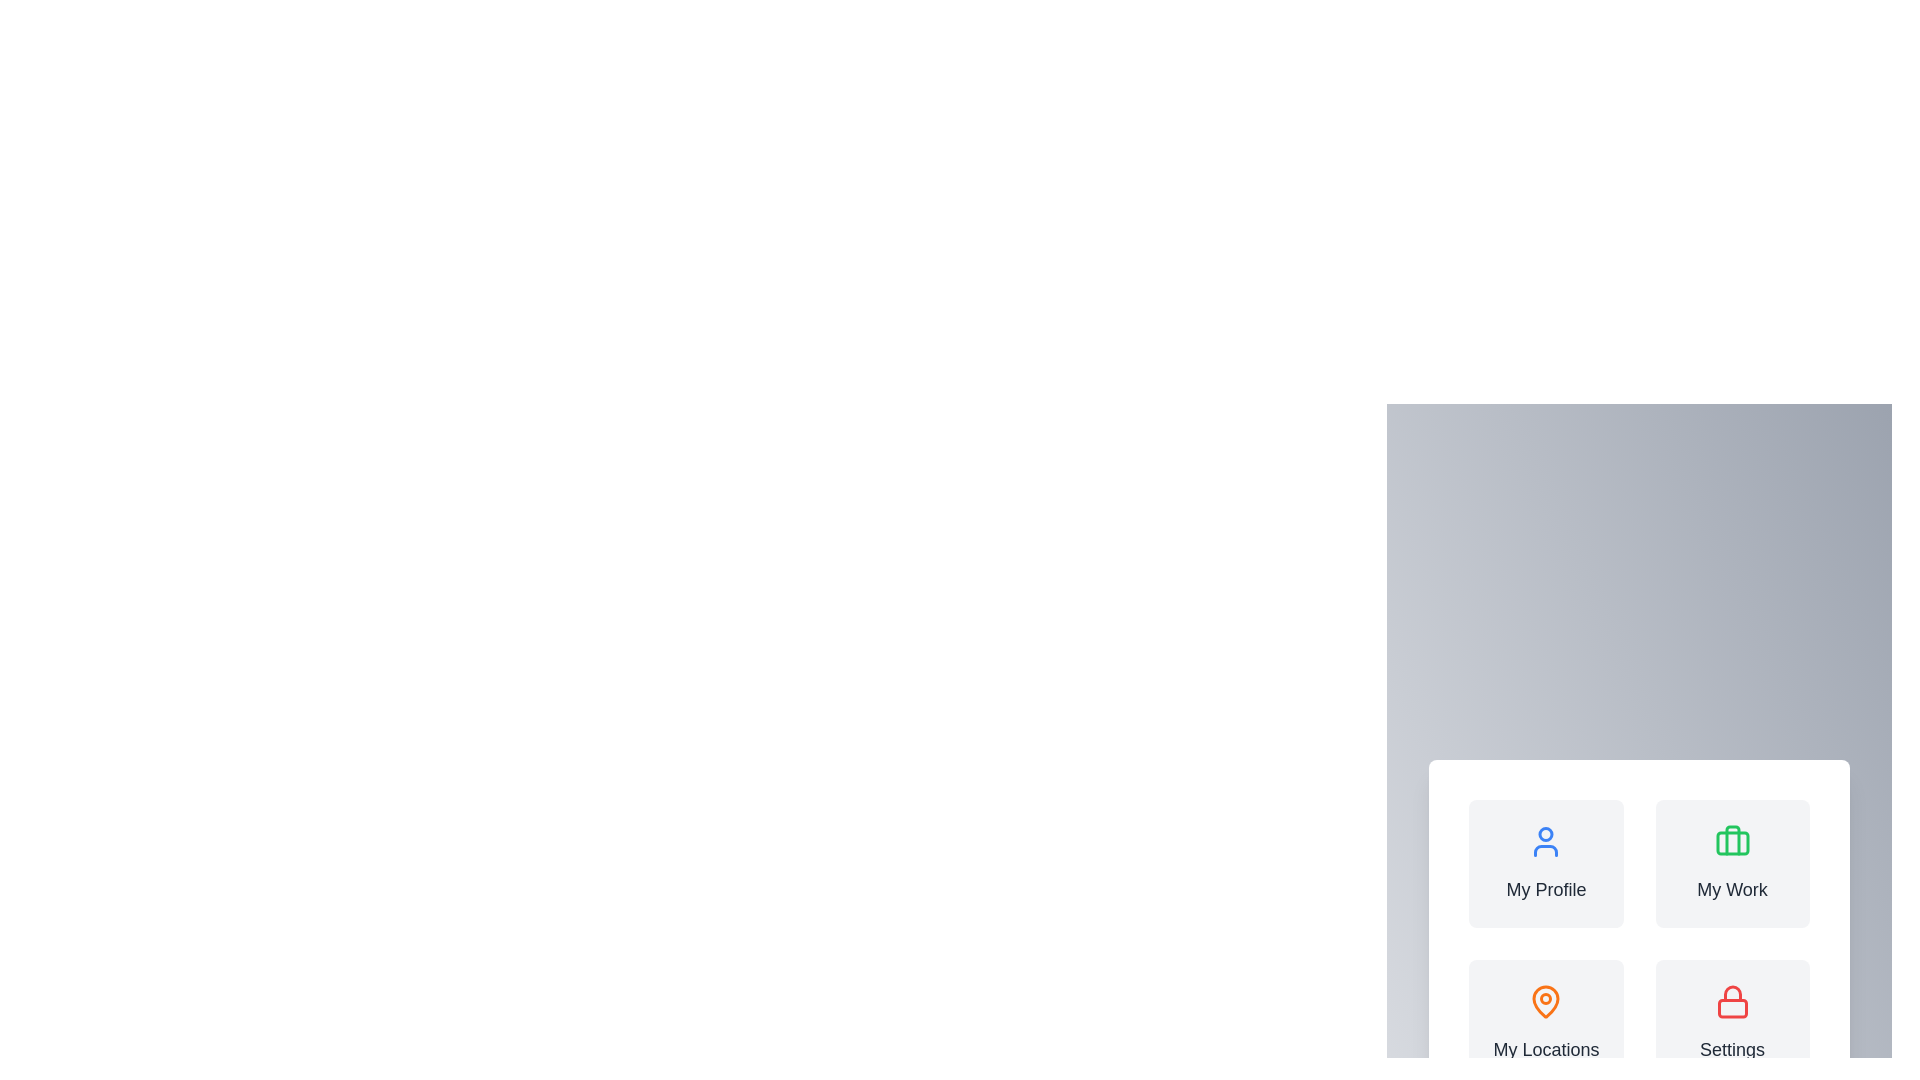 The image size is (1920, 1080). What do you see at coordinates (1731, 843) in the screenshot?
I see `the rectangular graphical component located at the center of the briefcase icon in the second position of a two-by-two grid layout` at bounding box center [1731, 843].